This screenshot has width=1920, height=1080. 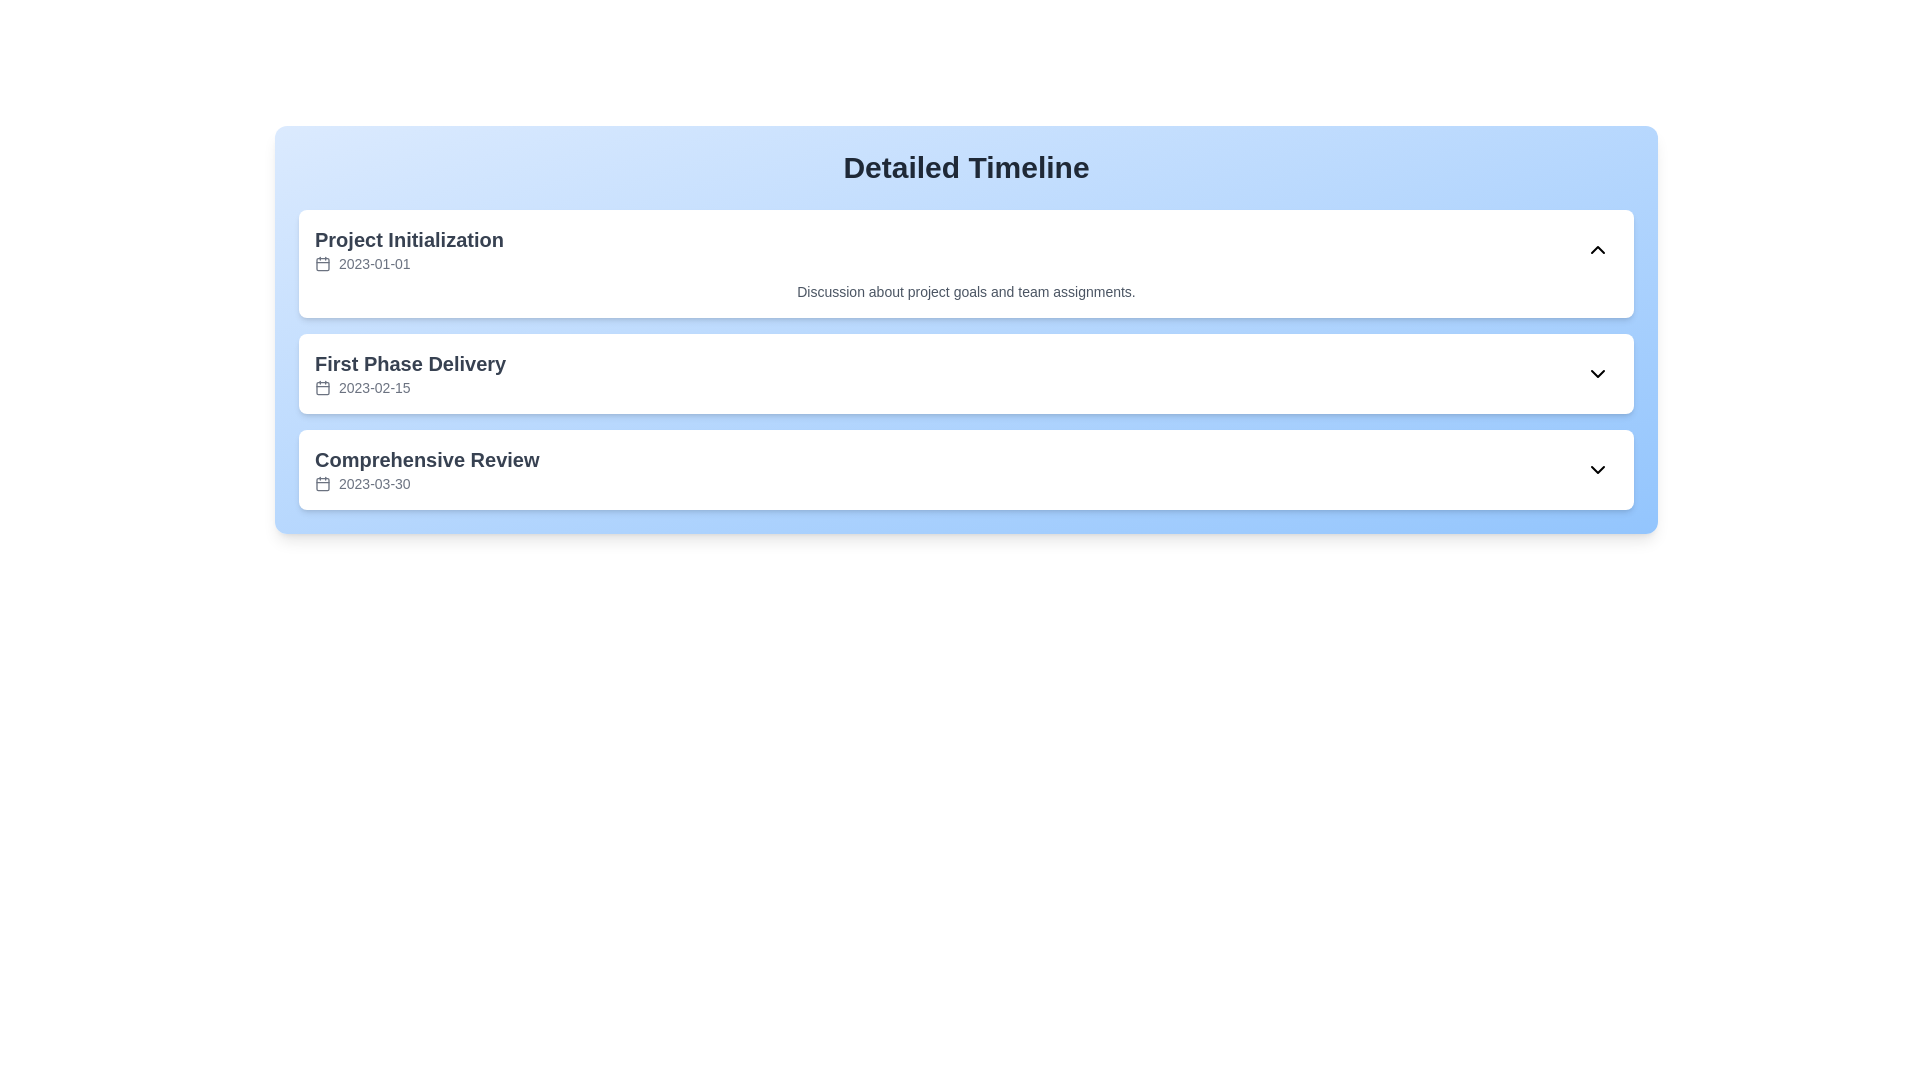 I want to click on the button with a downwards chevron icon located on the far right of the row labeled 'Comprehensive Review 2023-03-30', so click(x=1597, y=470).